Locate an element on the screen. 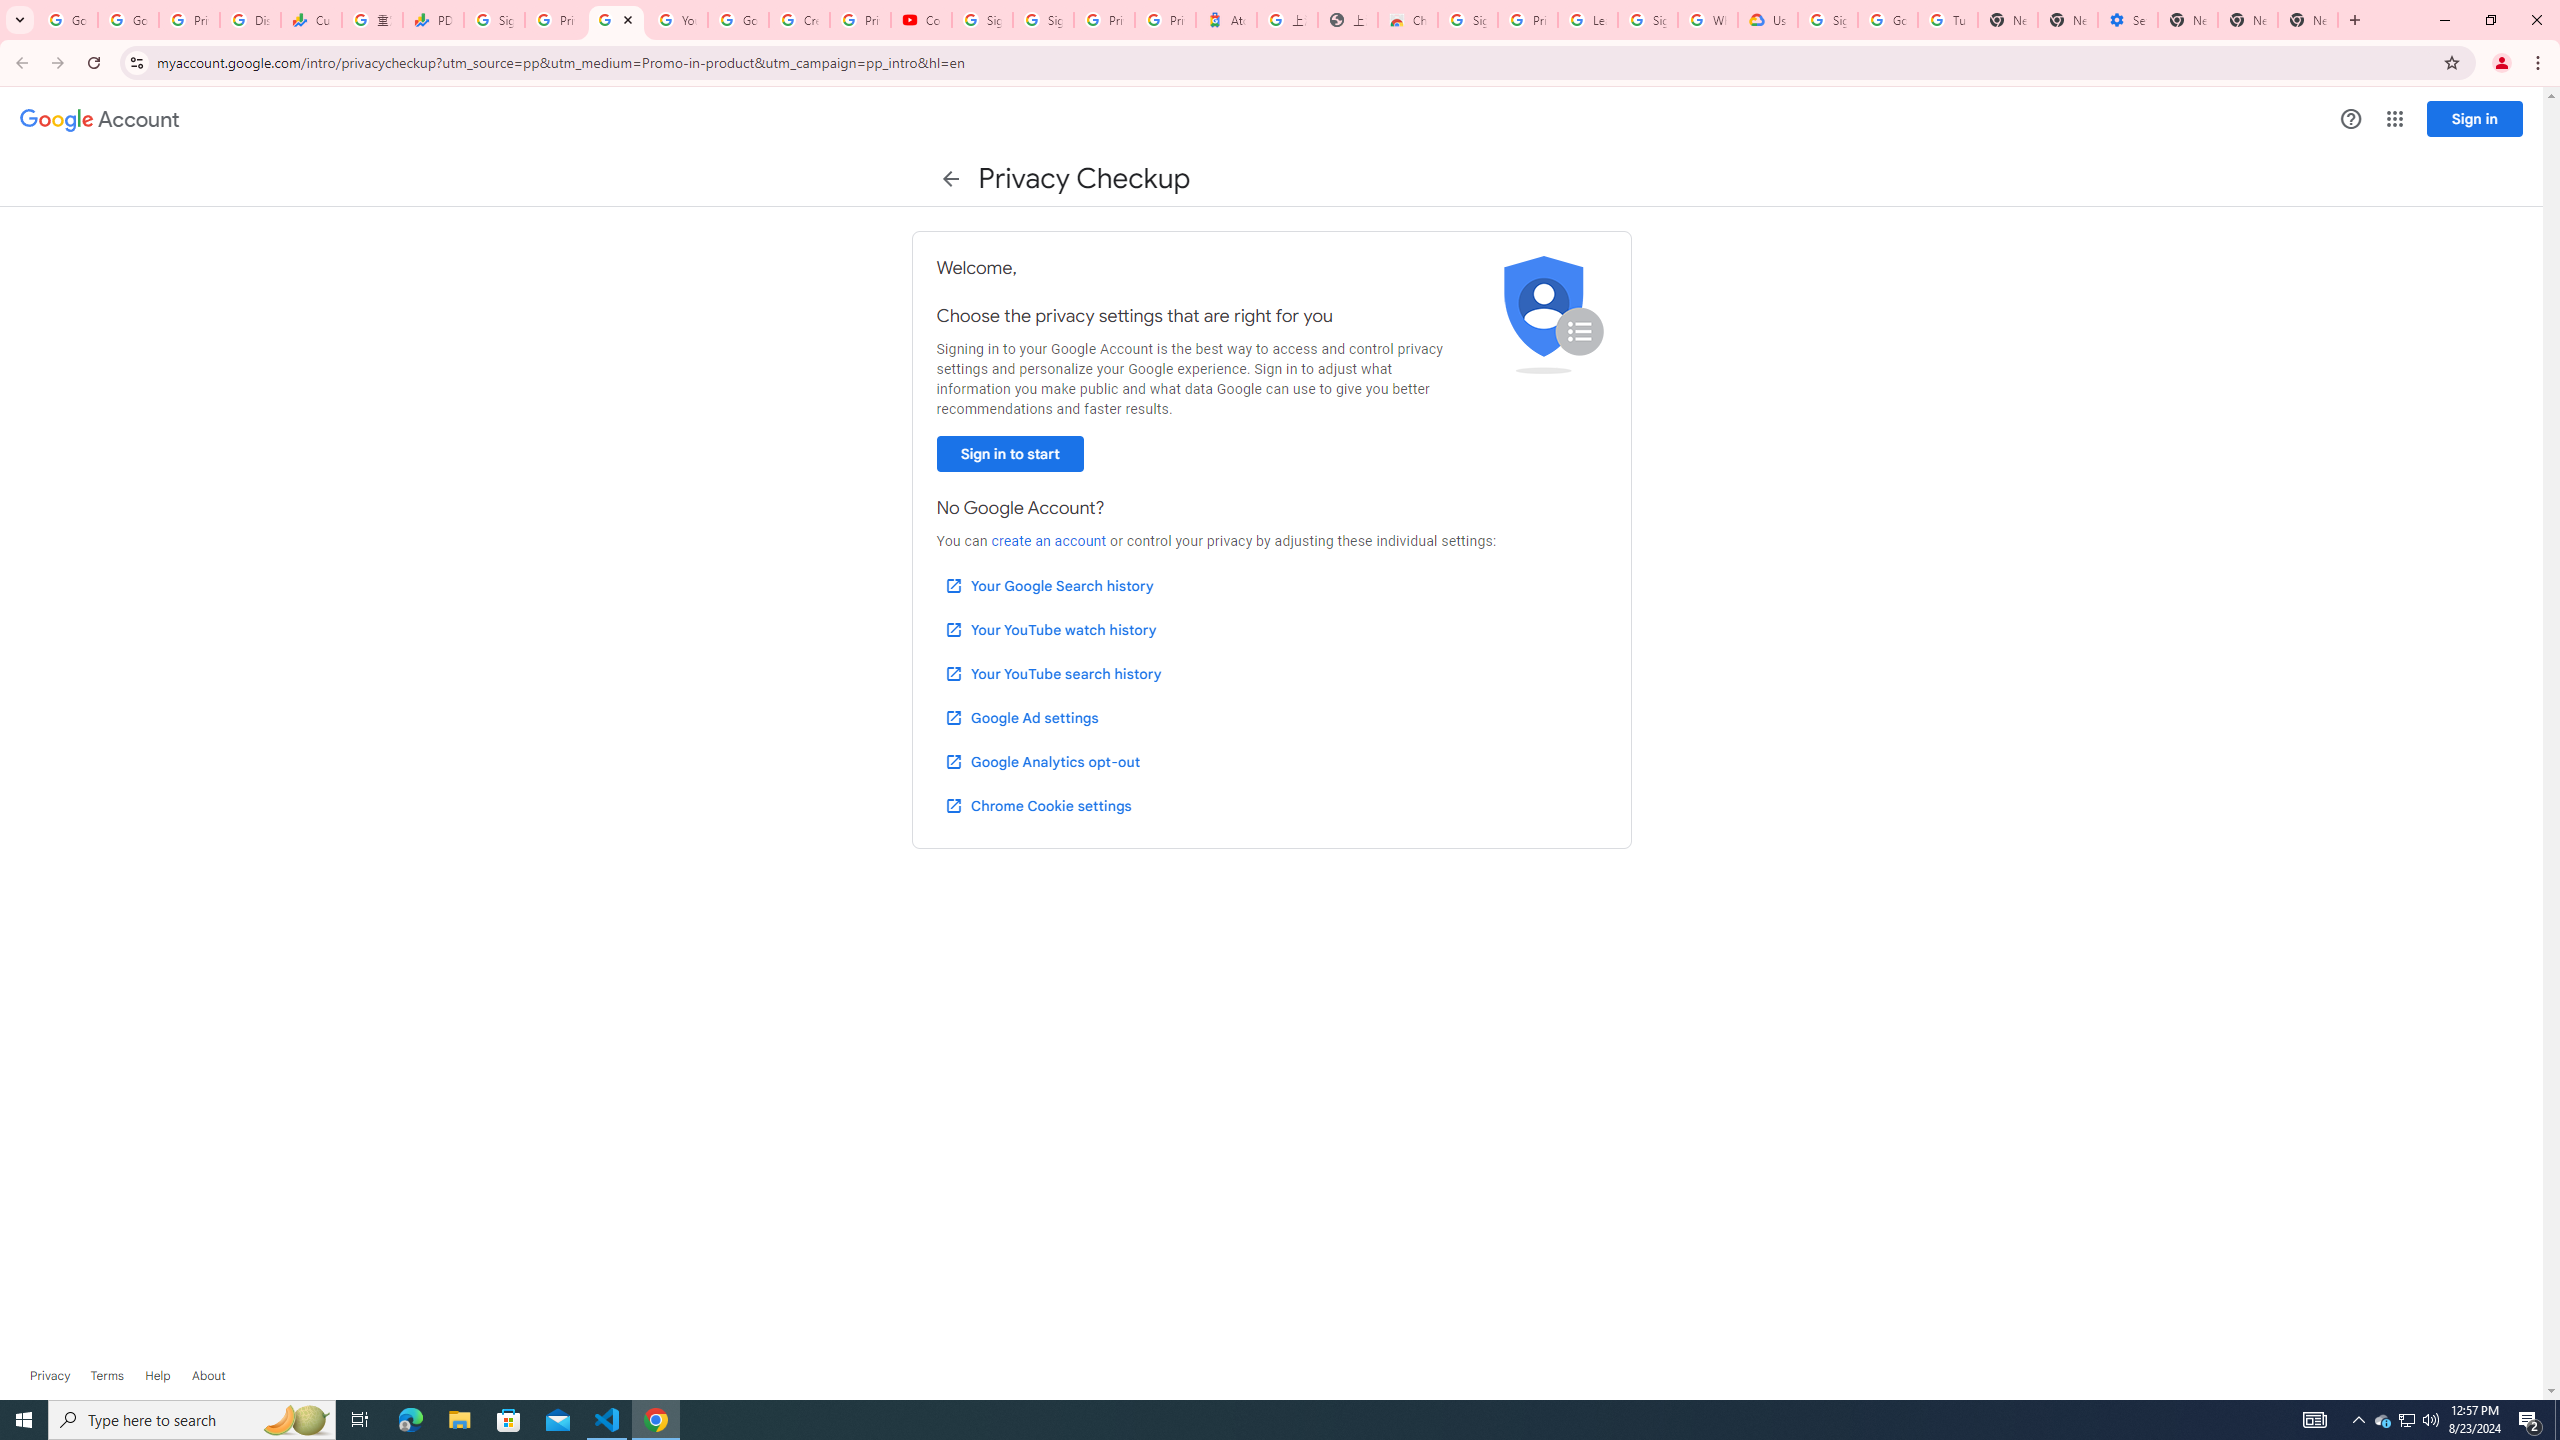 Image resolution: width=2560 pixels, height=1440 pixels. 'Sign in - Google Accounts' is located at coordinates (1043, 19).